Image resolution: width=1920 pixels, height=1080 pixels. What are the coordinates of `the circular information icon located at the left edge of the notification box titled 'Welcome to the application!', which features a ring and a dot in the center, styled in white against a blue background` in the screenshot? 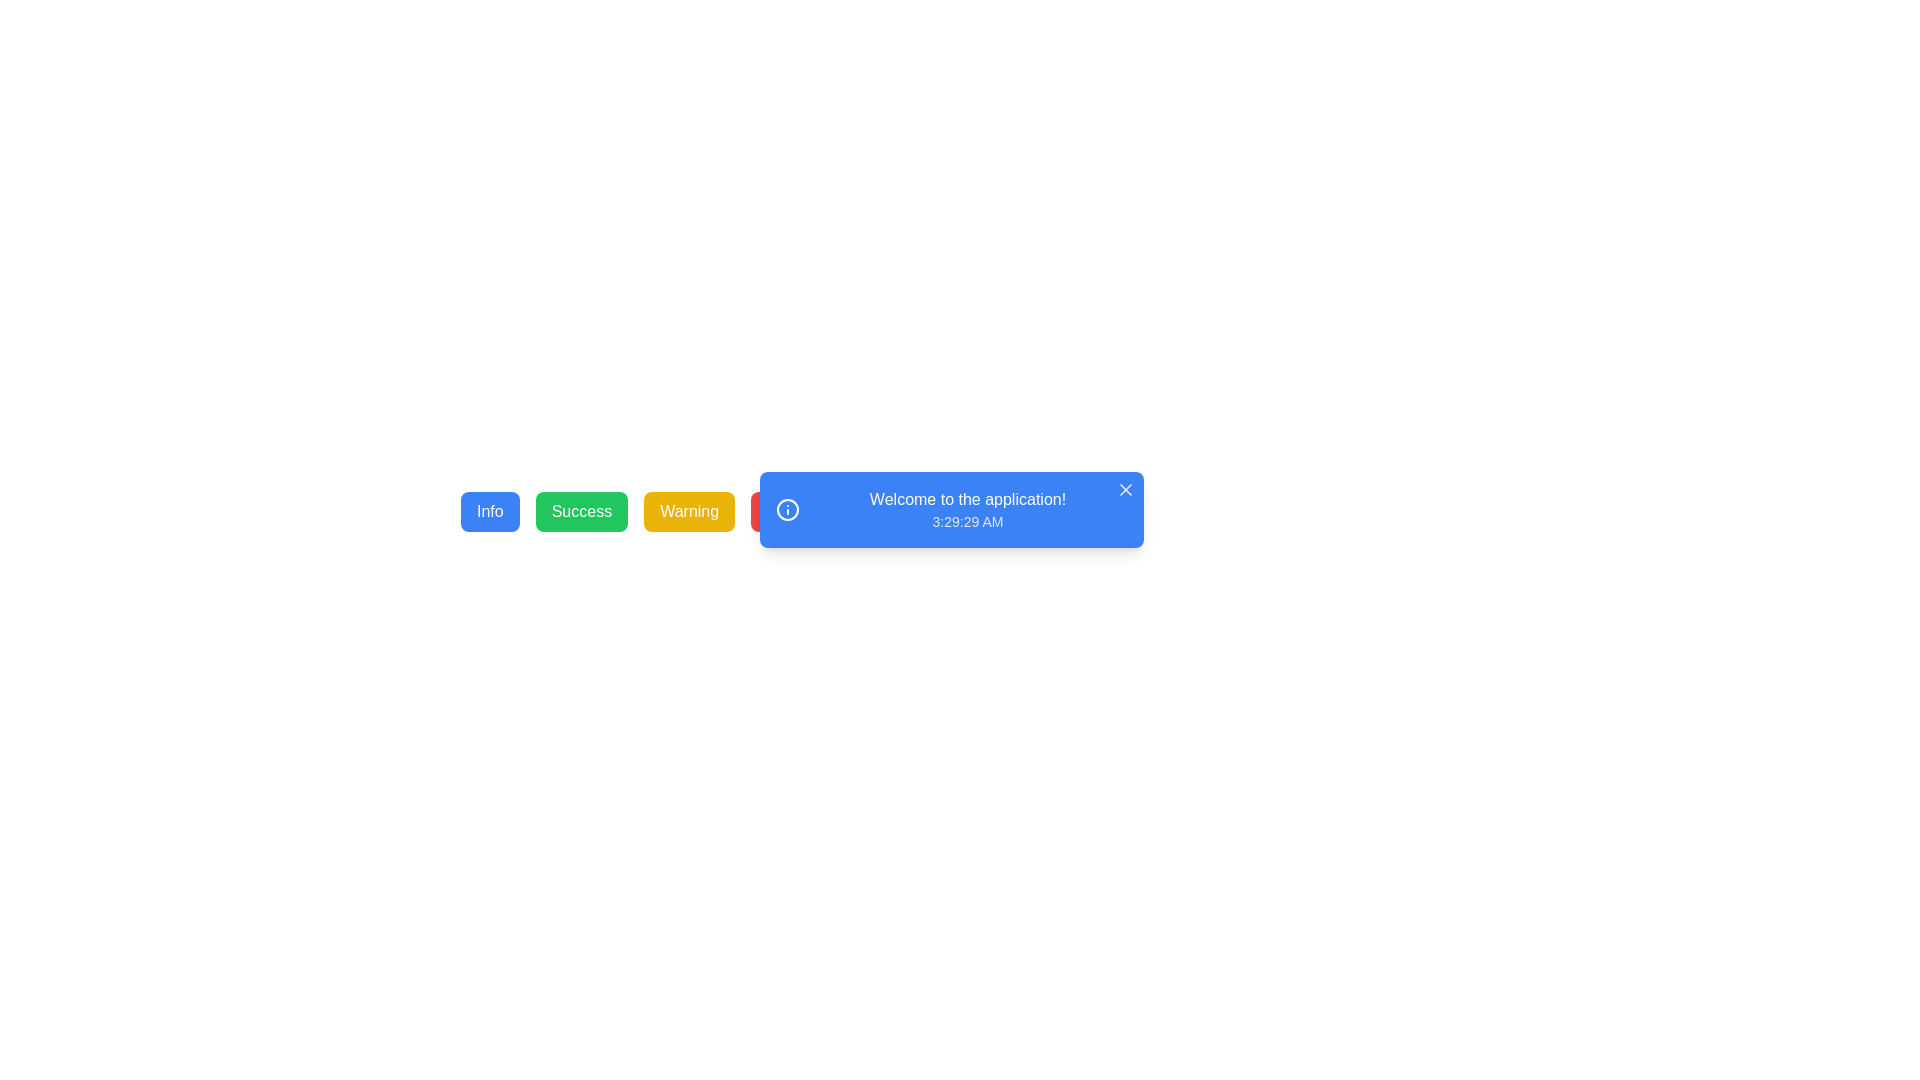 It's located at (786, 508).